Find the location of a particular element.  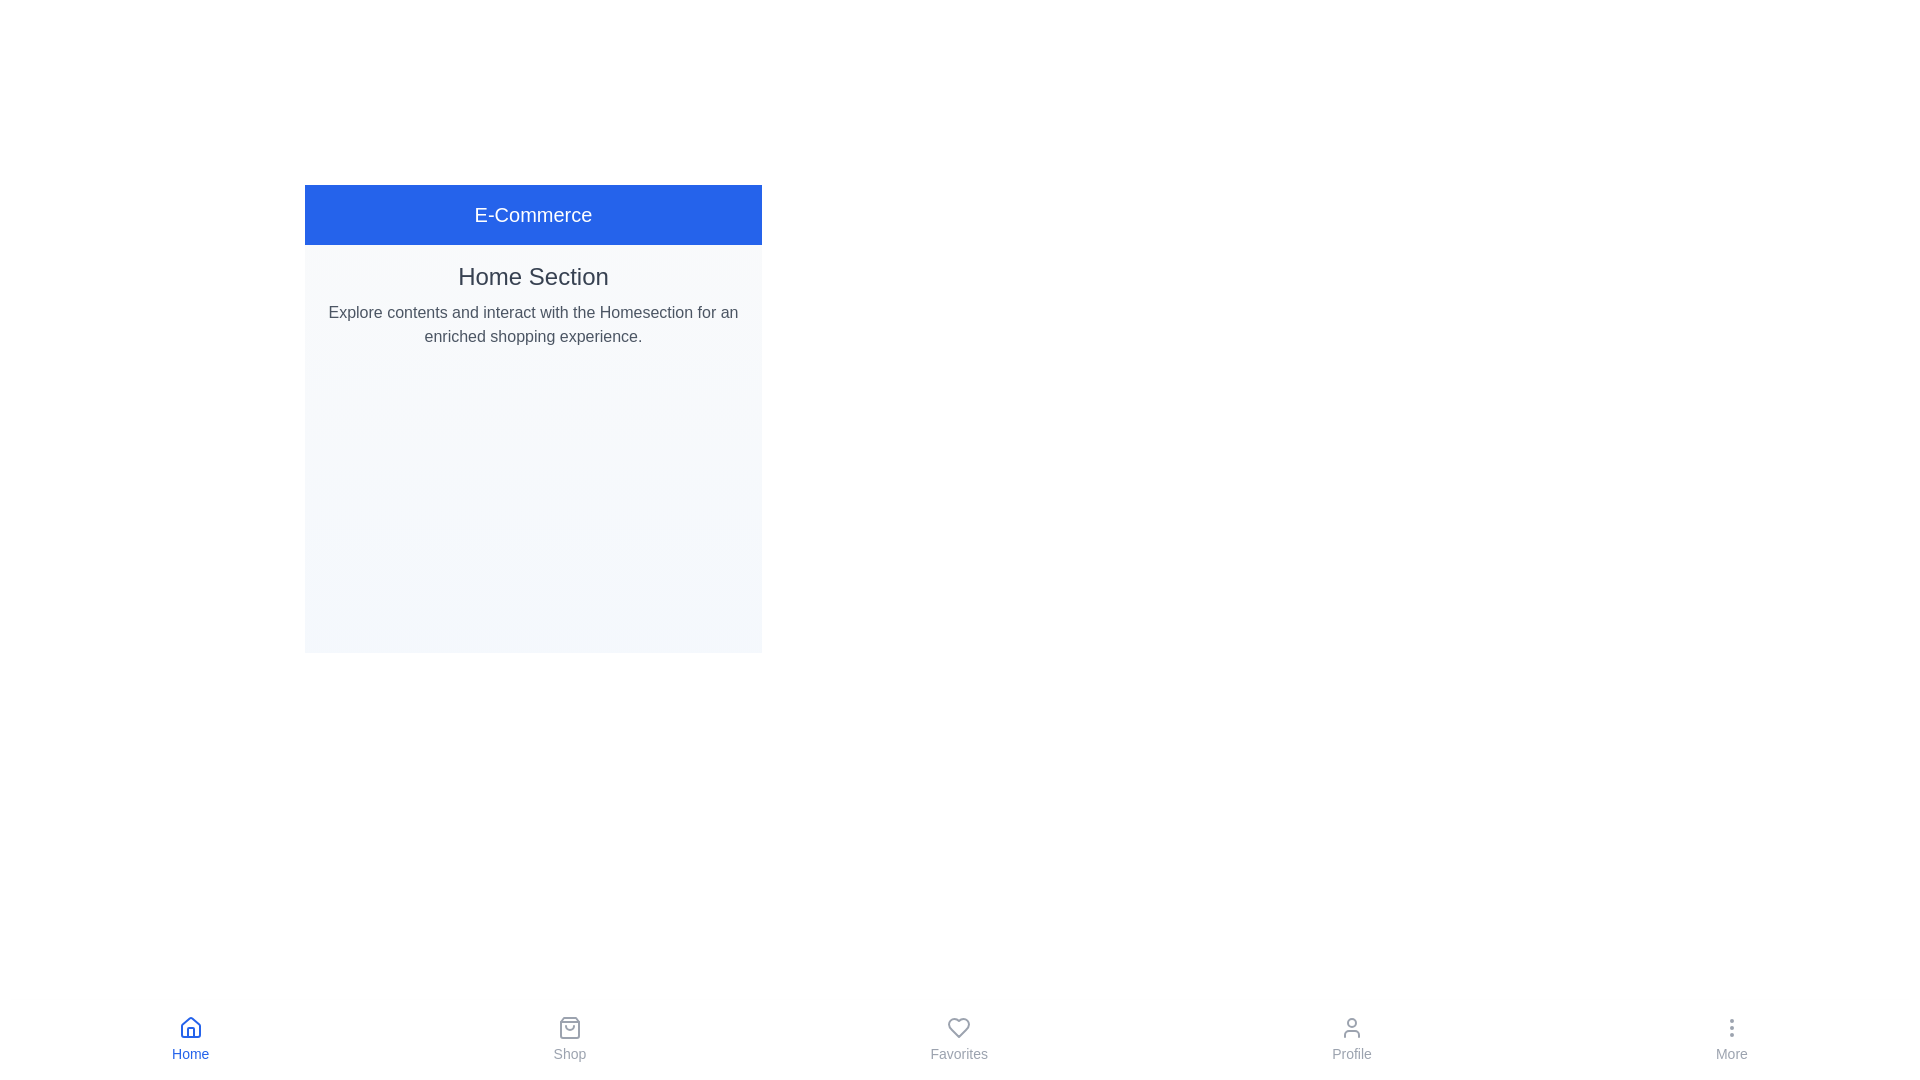

the More button in the bottom navigation bar to navigate to the corresponding tab is located at coordinates (1731, 1039).